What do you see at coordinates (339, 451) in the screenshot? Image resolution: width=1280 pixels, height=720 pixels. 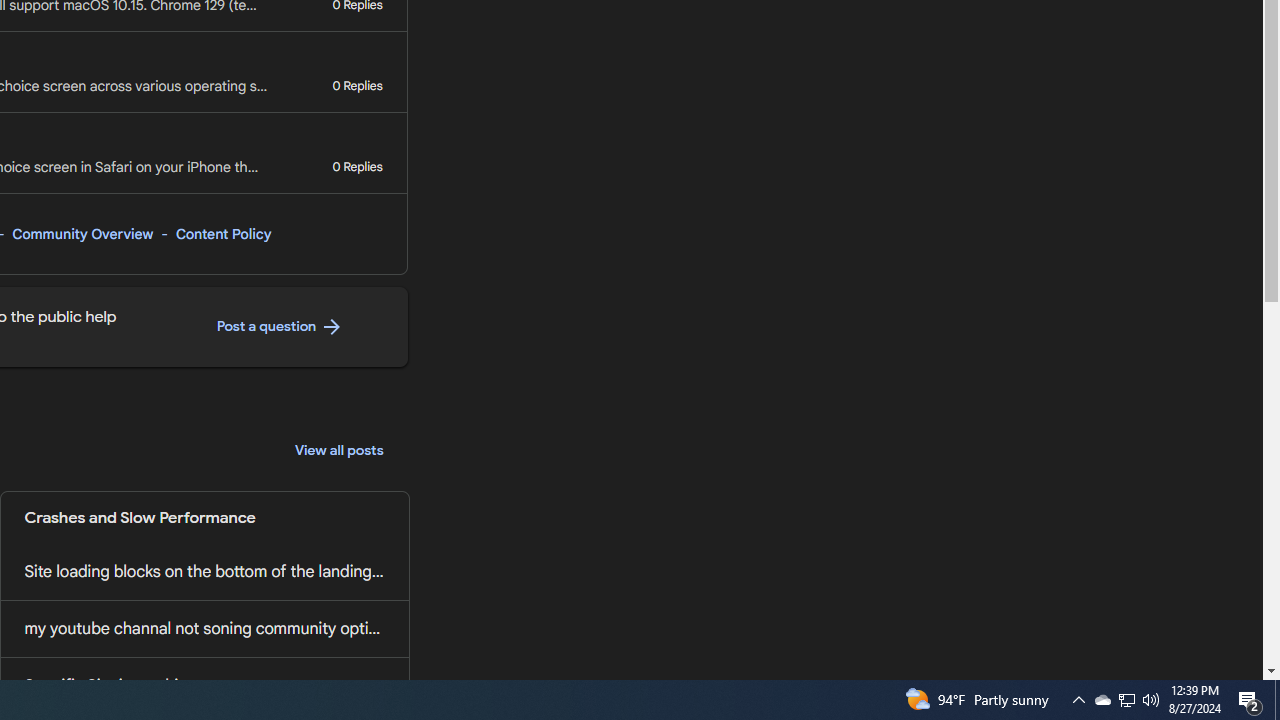 I see `'View all posts'` at bounding box center [339, 451].